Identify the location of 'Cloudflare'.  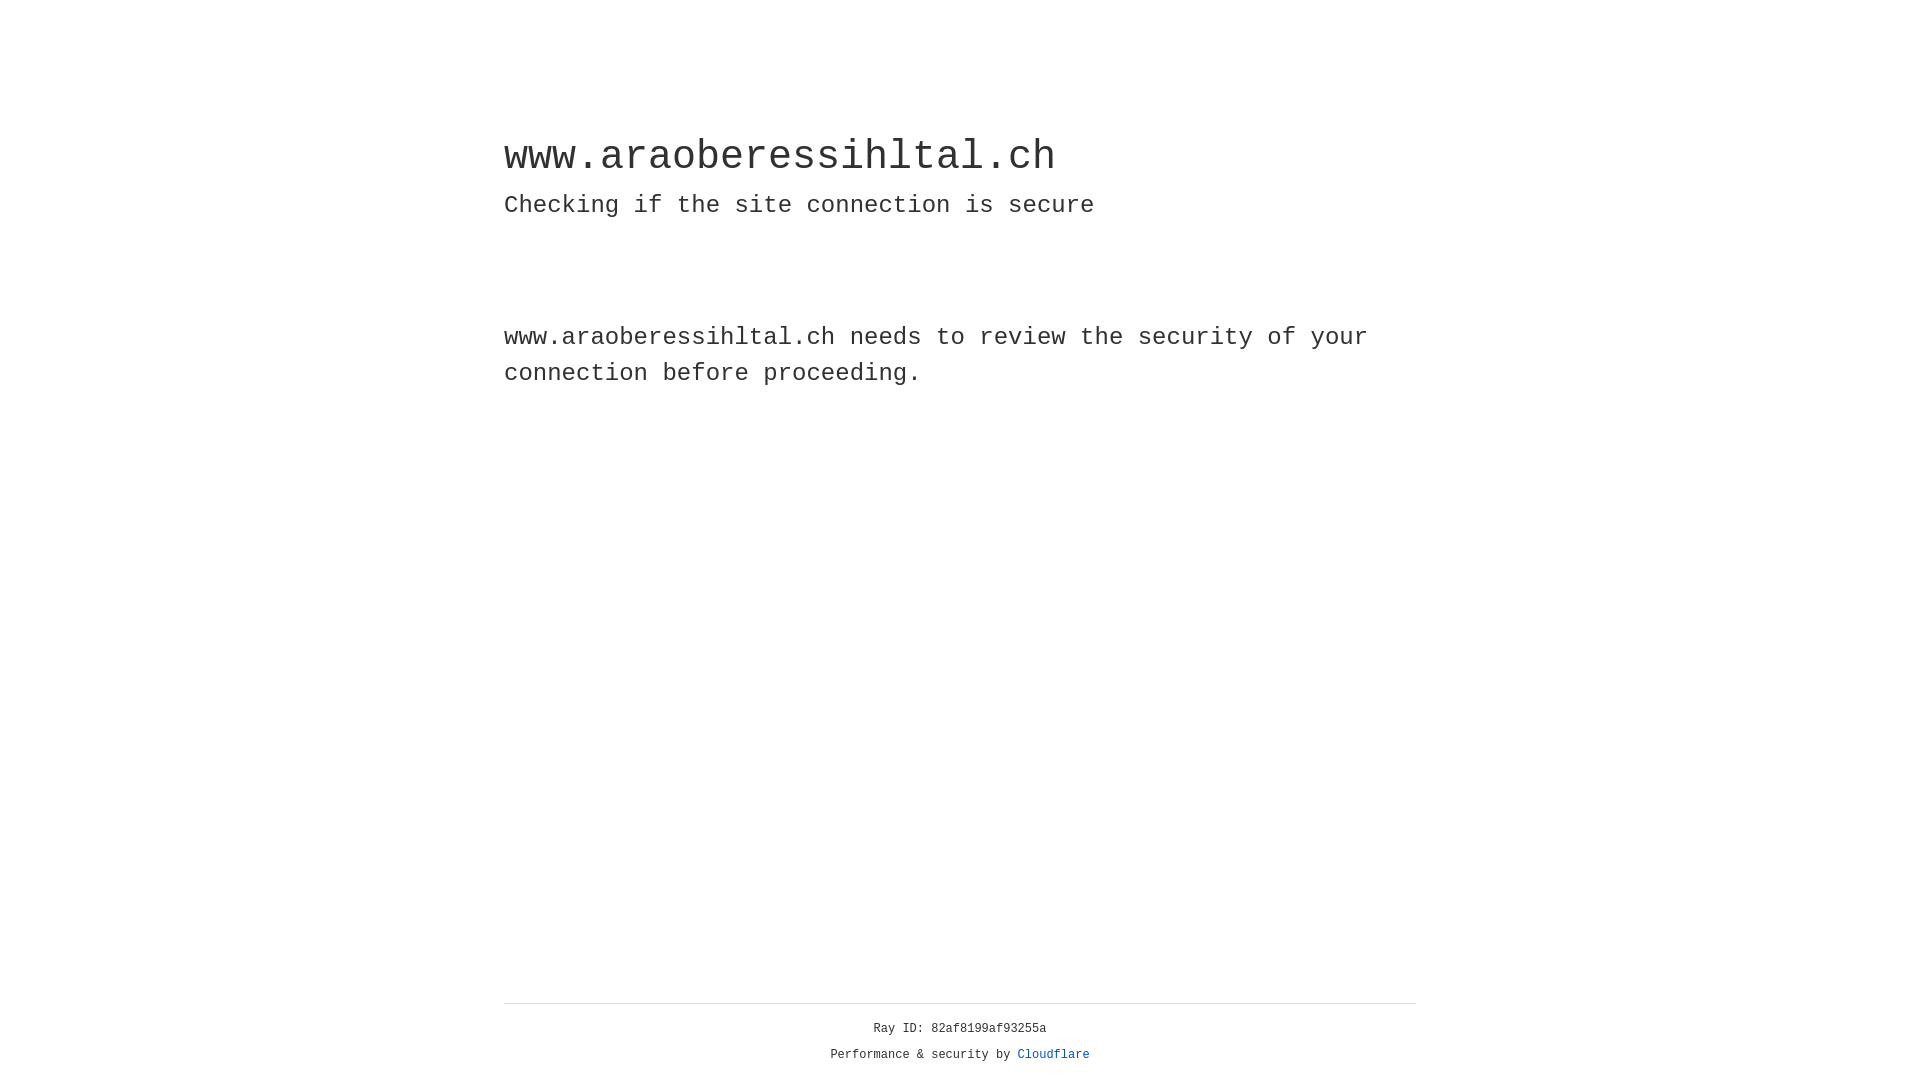
(1053, 1054).